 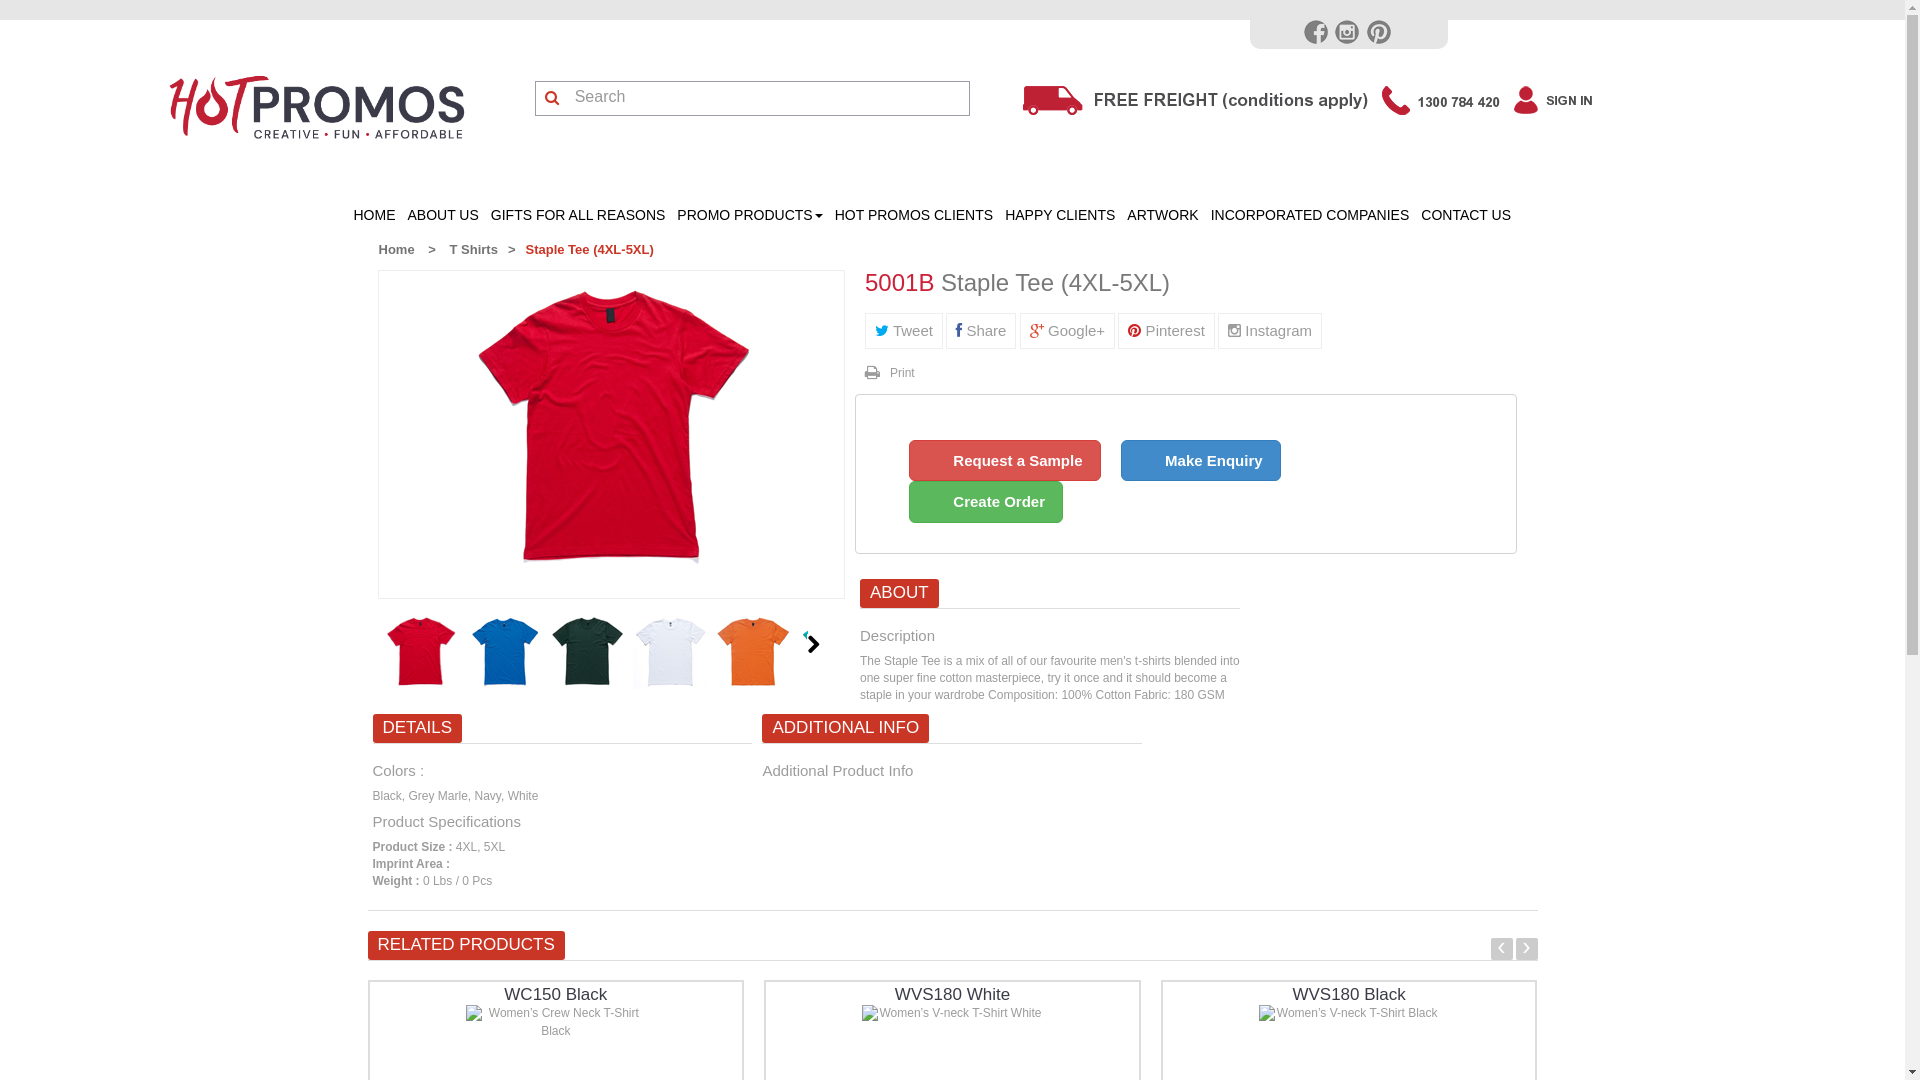 What do you see at coordinates (395, 248) in the screenshot?
I see `'Home'` at bounding box center [395, 248].